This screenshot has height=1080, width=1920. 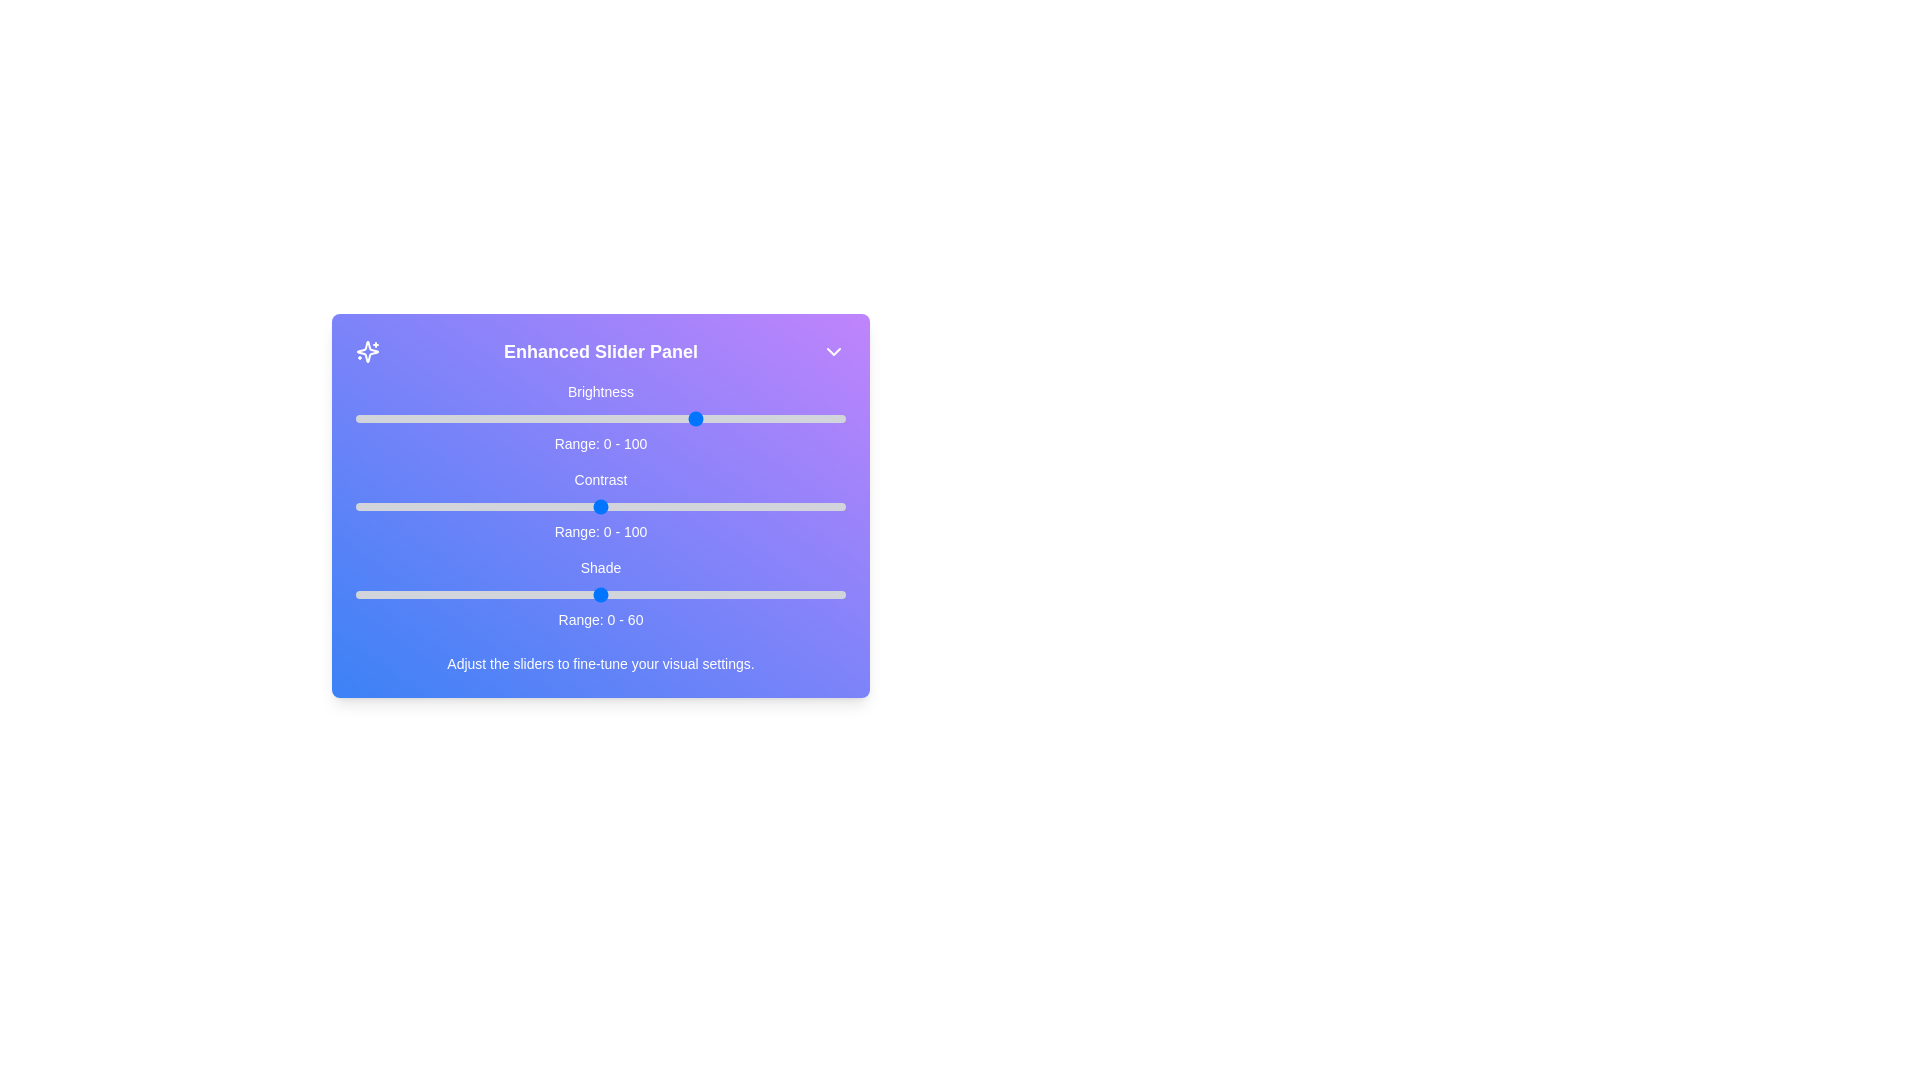 What do you see at coordinates (590, 418) in the screenshot?
I see `the 0 slider to 48` at bounding box center [590, 418].